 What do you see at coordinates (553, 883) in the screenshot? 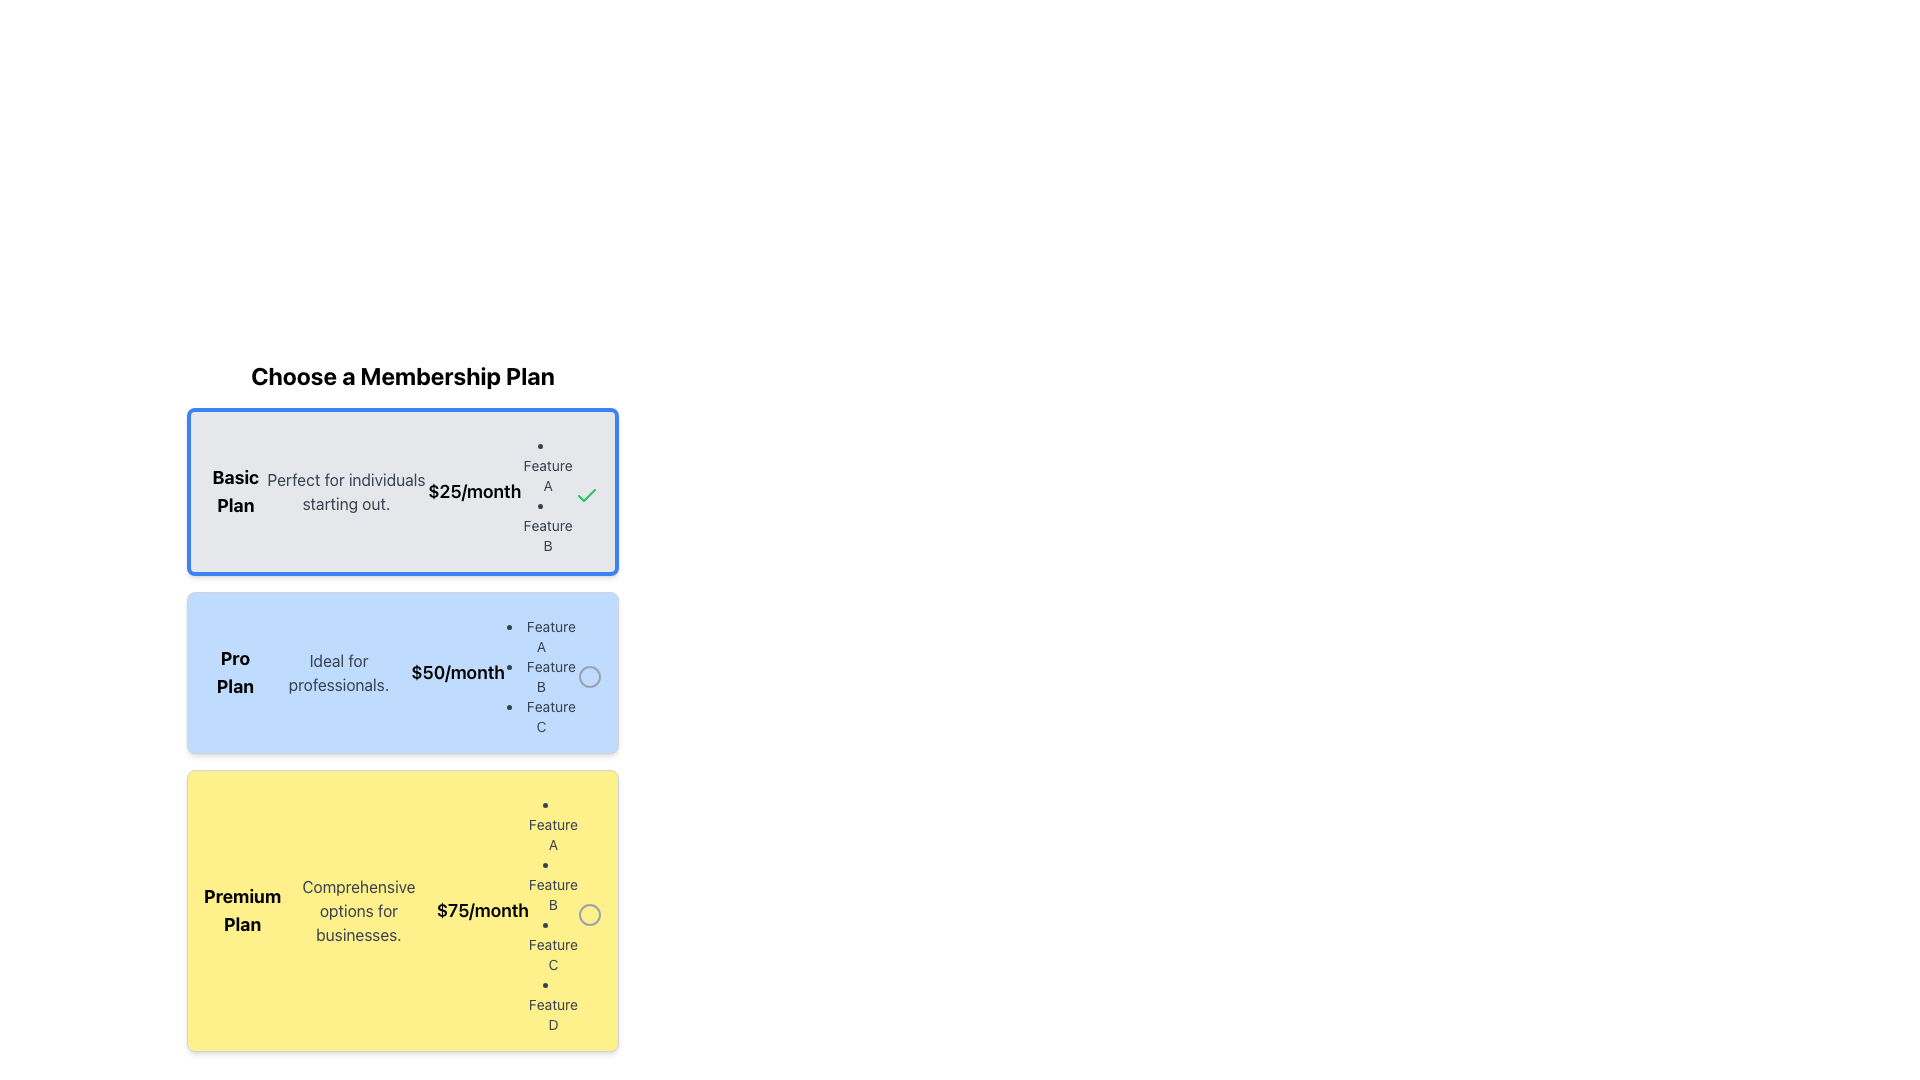
I see `the second text label in the 'Premium Plan' section that describes a specific feature, located below 'Feature A' and above 'Feature C'` at bounding box center [553, 883].